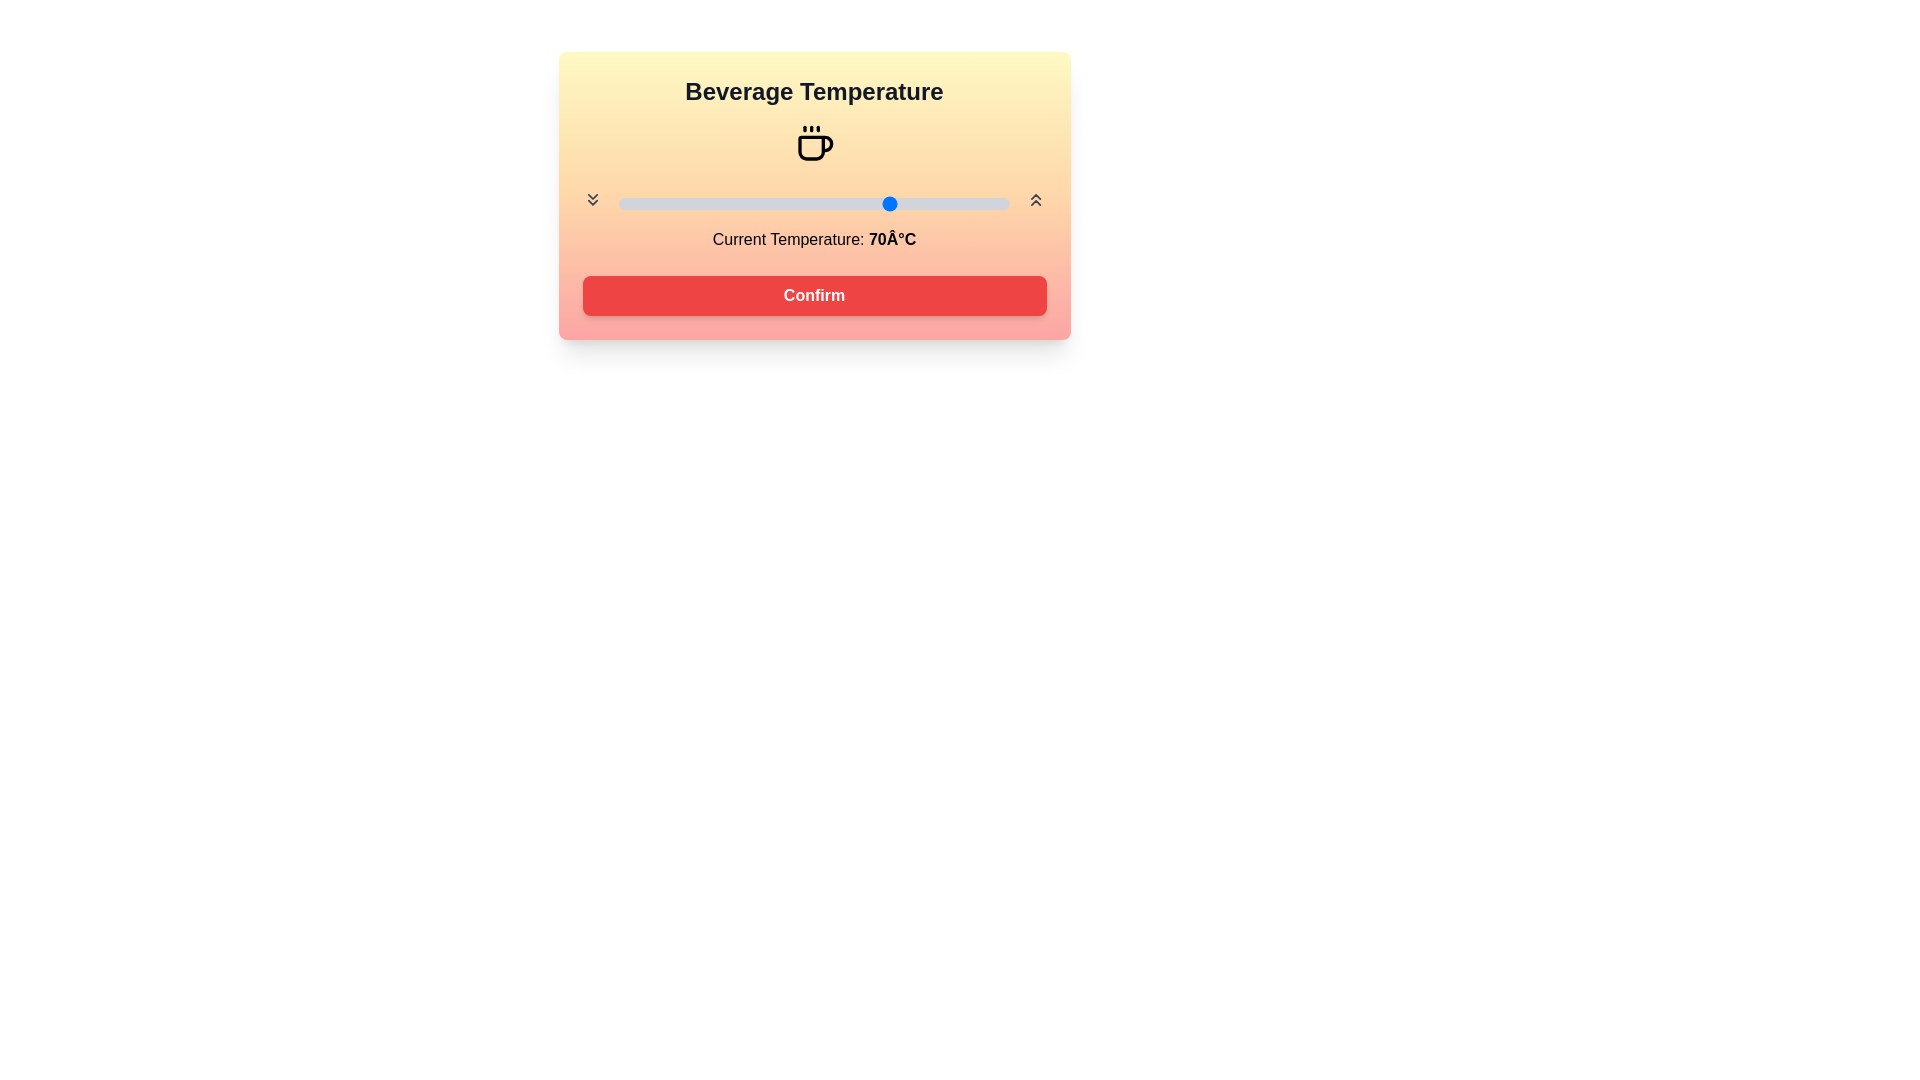  I want to click on the coffee icon to interact with it, so click(814, 142).